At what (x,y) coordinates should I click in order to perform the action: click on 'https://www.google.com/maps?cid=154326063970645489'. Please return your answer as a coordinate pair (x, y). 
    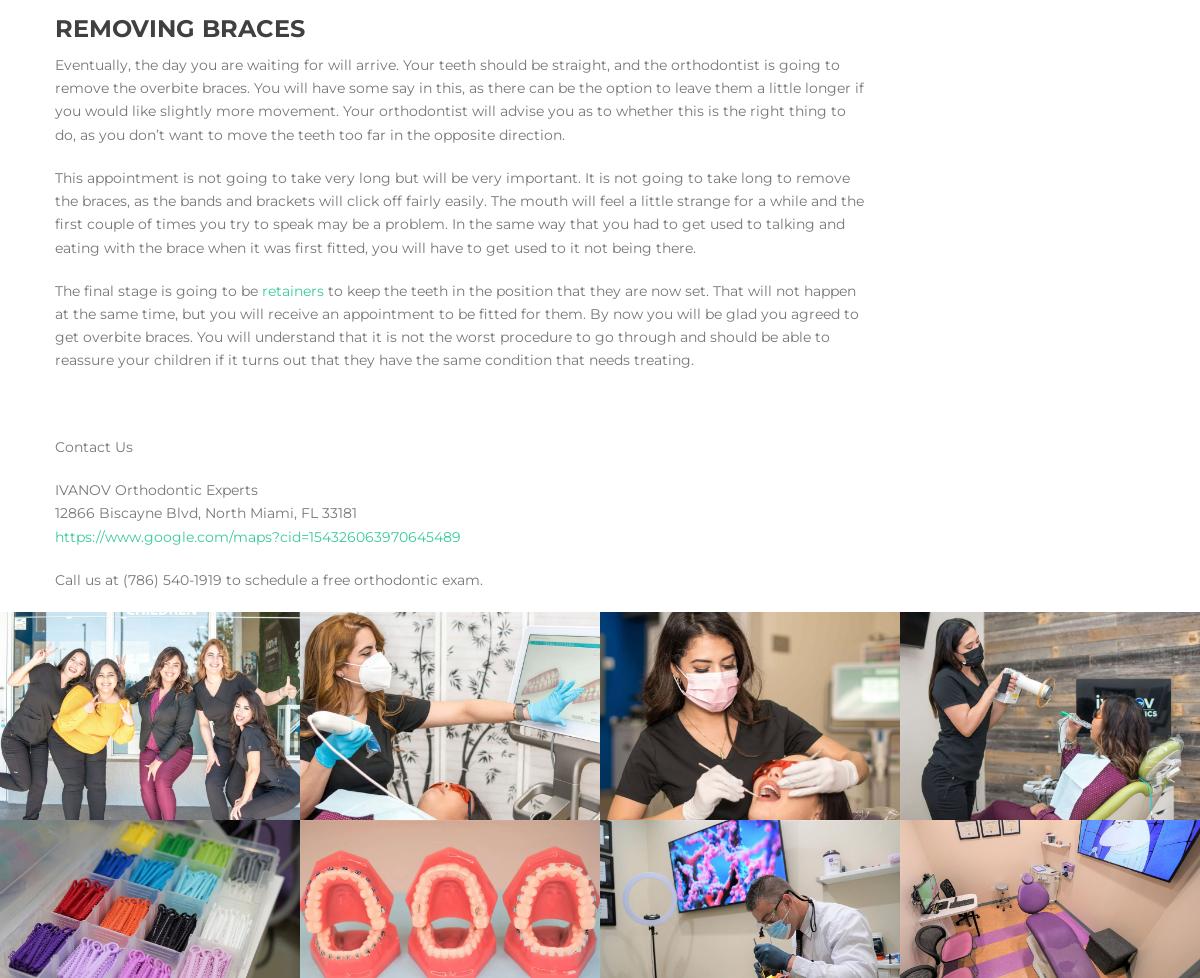
    Looking at the image, I should click on (257, 536).